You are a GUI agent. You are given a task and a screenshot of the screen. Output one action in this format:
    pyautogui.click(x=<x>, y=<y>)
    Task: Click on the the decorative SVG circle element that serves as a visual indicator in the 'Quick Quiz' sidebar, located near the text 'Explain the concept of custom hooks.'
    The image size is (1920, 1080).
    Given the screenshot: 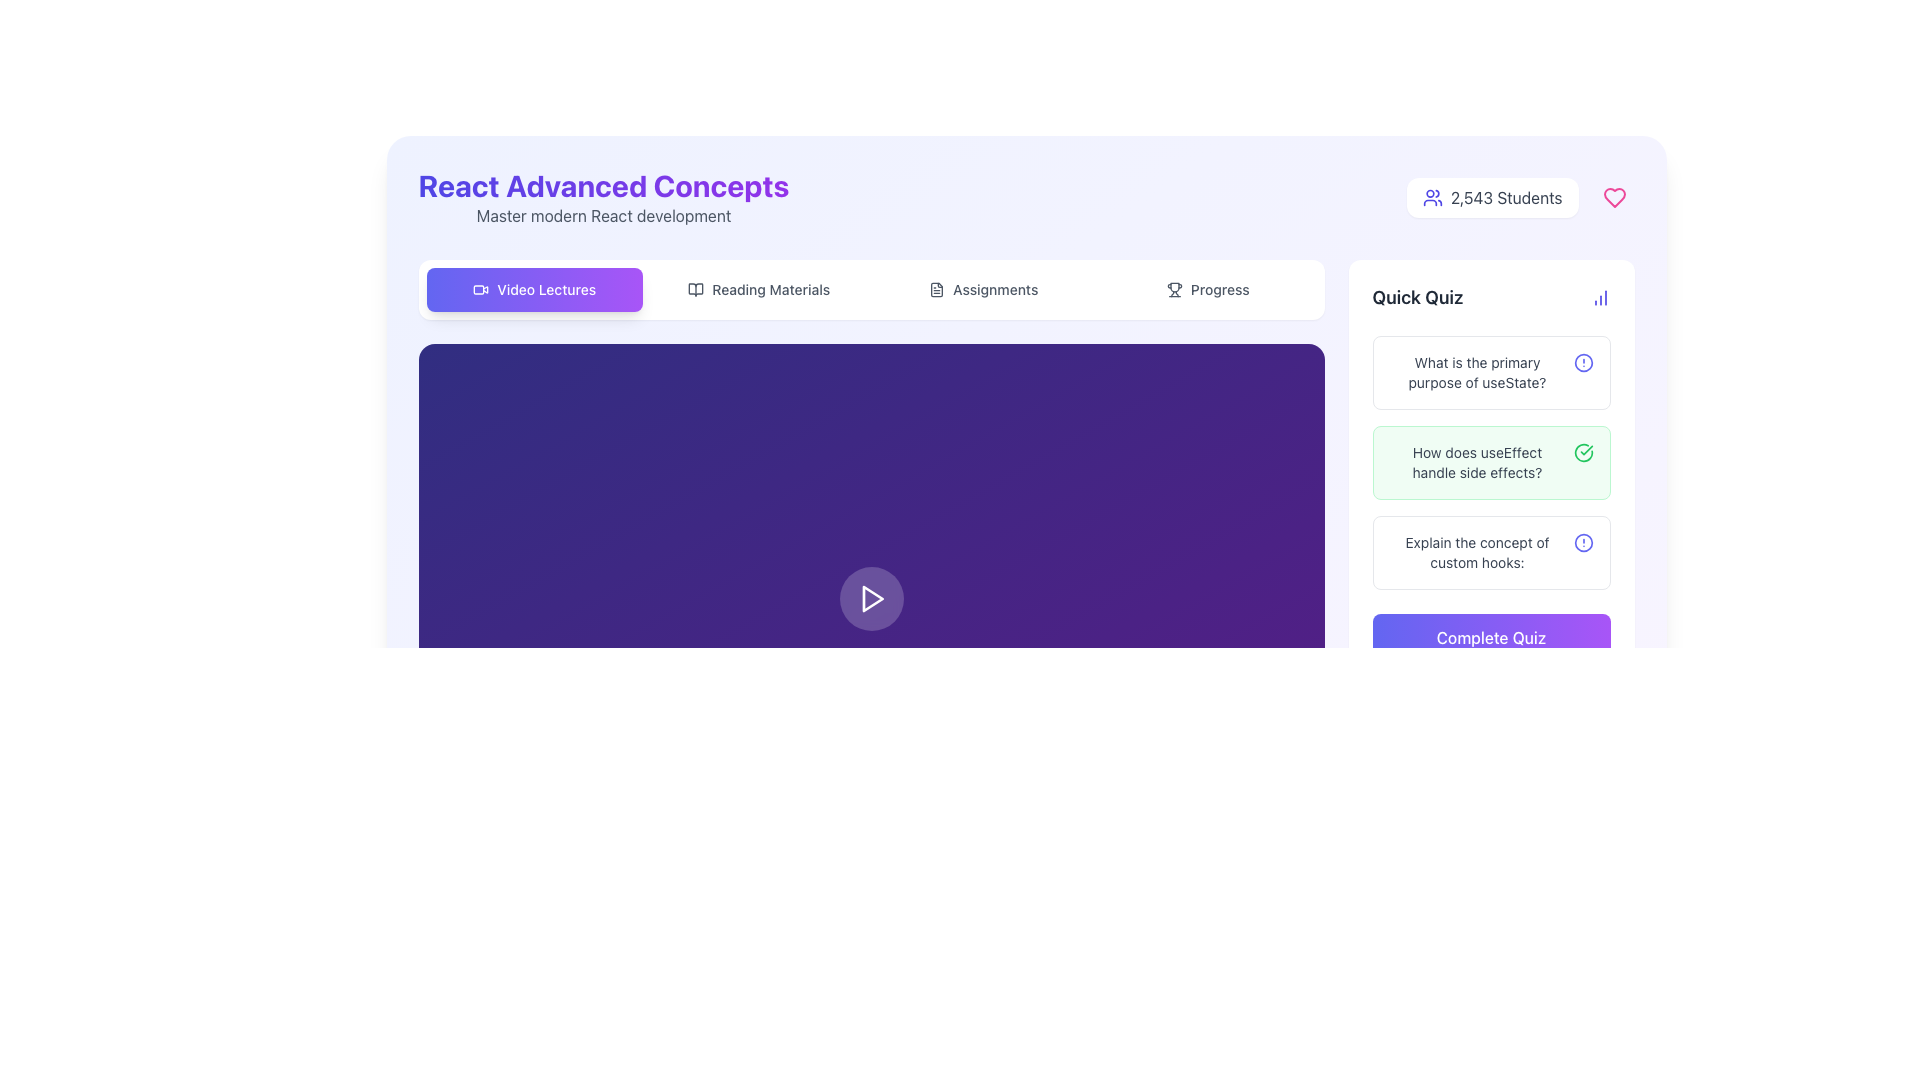 What is the action you would take?
    pyautogui.click(x=1582, y=543)
    